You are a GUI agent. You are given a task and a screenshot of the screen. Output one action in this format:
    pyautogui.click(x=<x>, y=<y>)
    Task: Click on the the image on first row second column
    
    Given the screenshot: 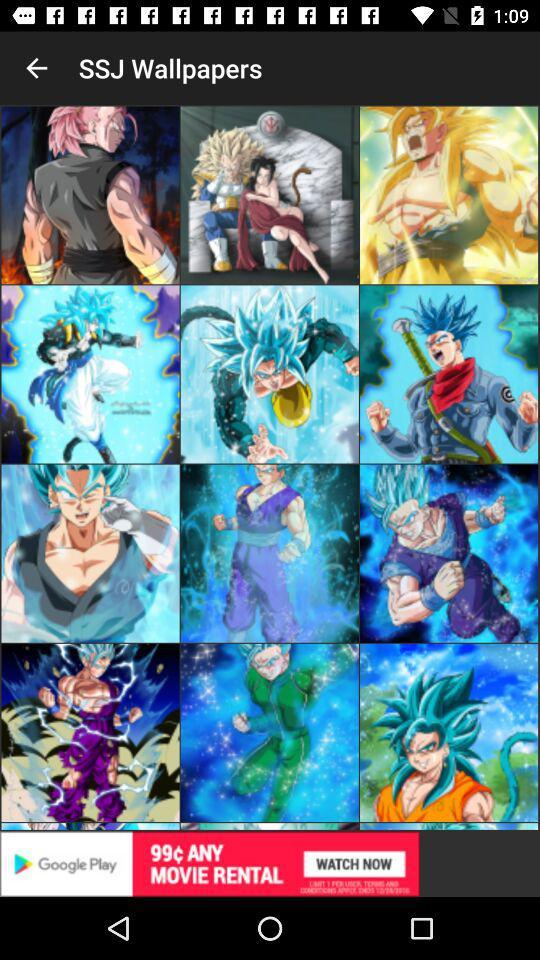 What is the action you would take?
    pyautogui.click(x=270, y=195)
    